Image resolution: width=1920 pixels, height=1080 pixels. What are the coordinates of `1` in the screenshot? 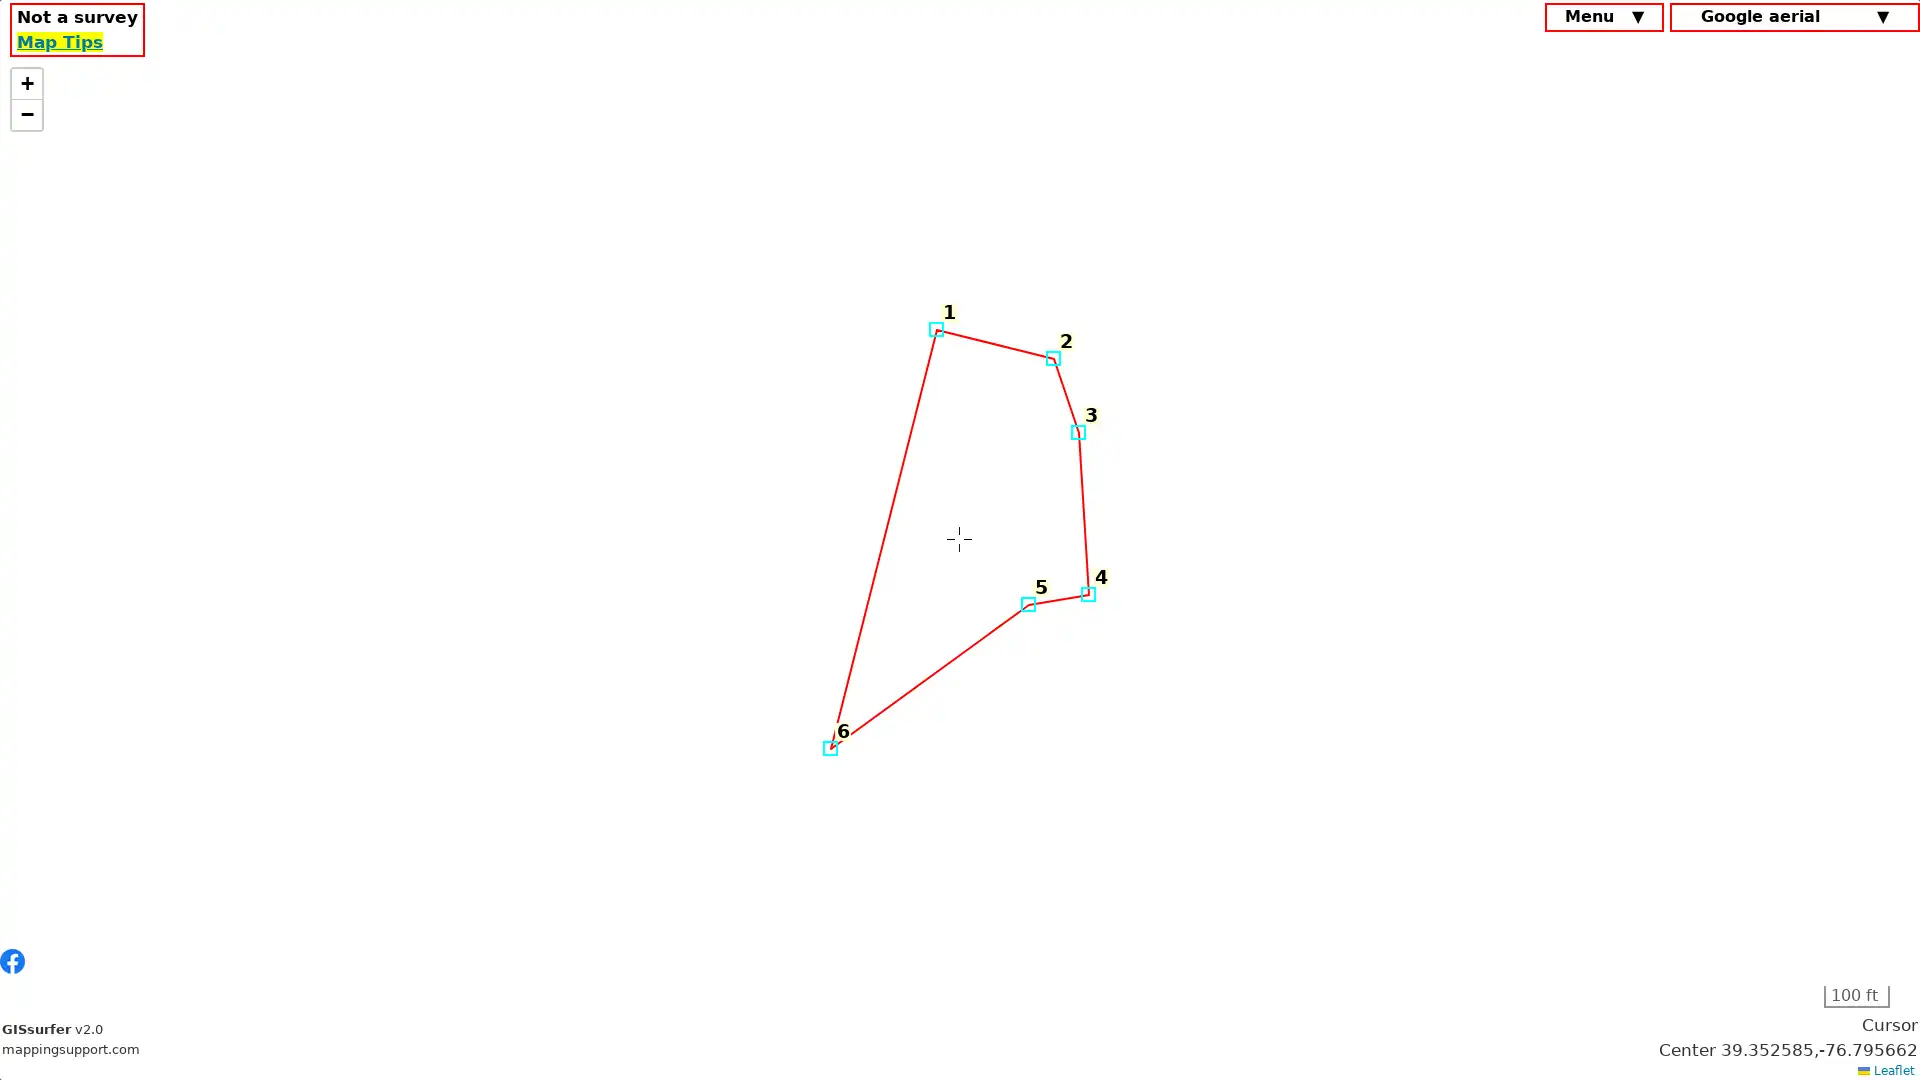 It's located at (948, 312).